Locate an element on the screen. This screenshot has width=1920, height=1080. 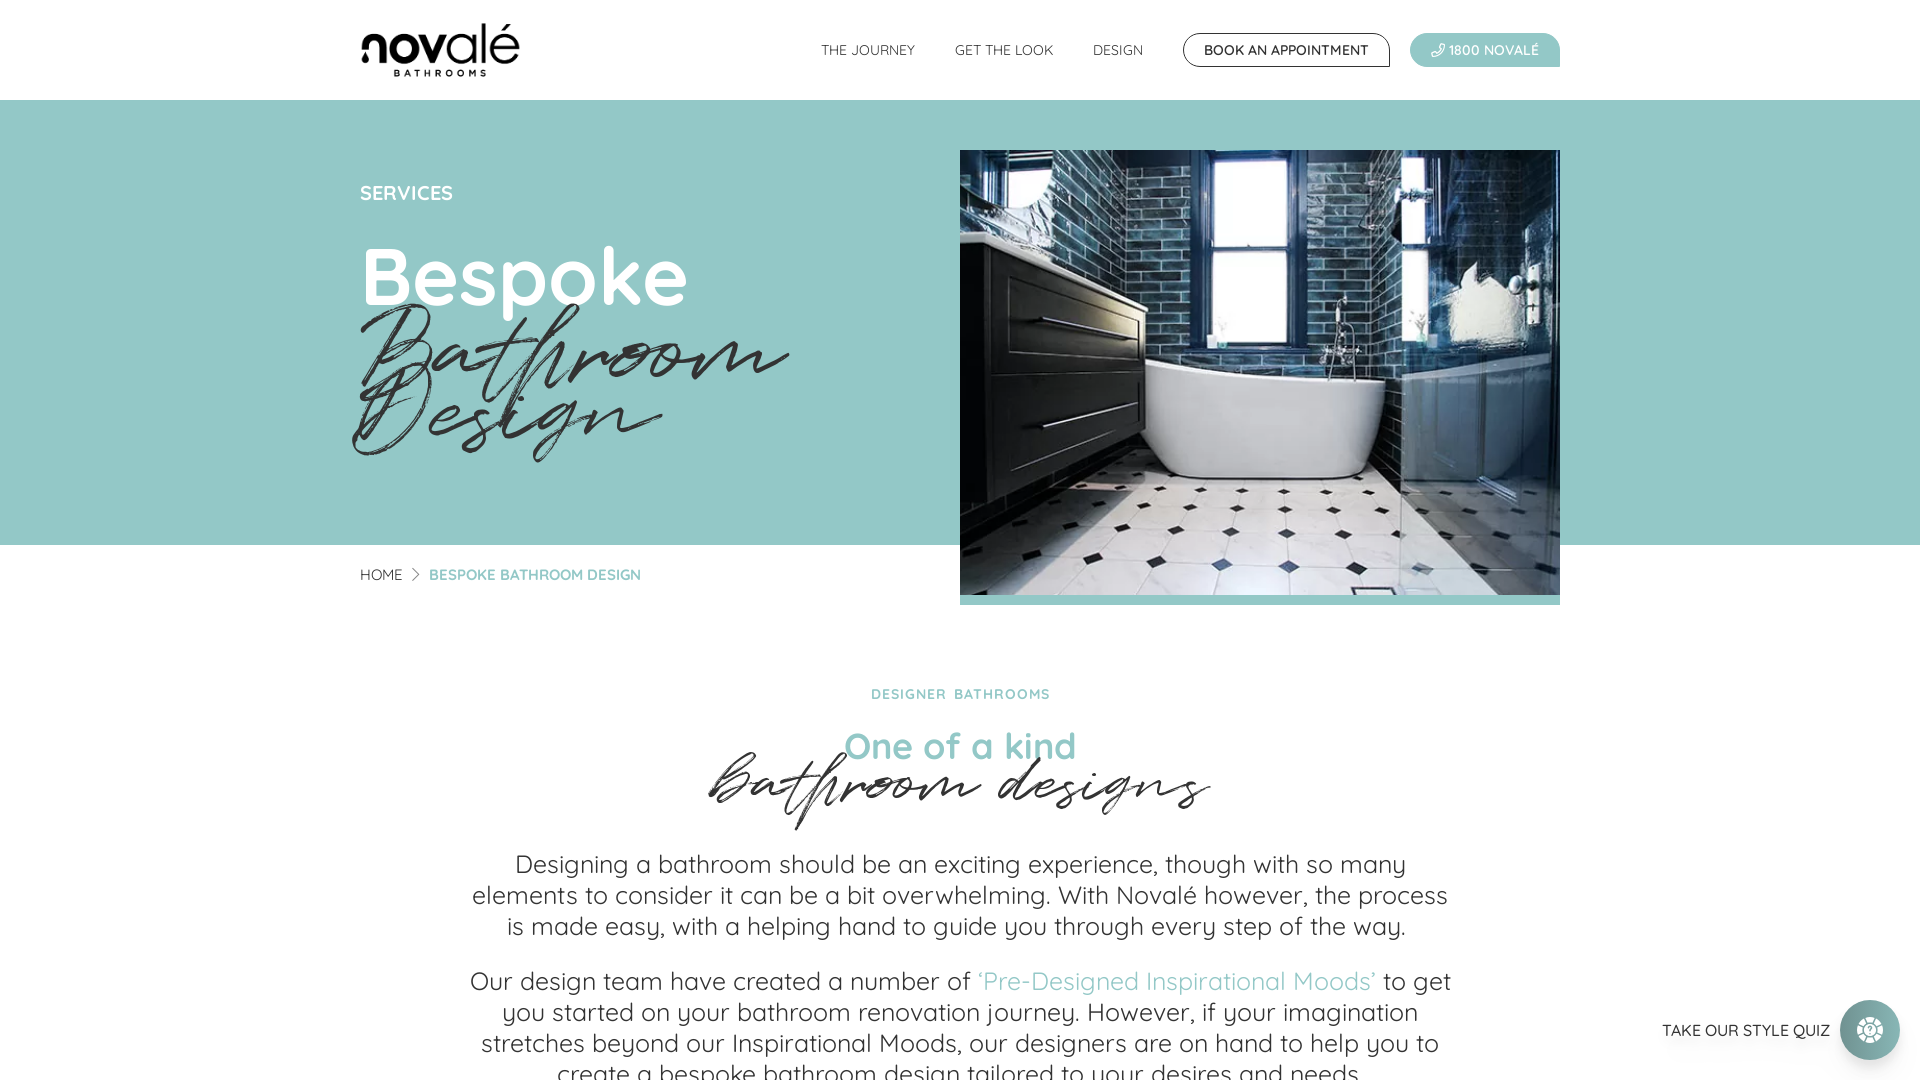
'GET THE LOOK' is located at coordinates (1003, 49).